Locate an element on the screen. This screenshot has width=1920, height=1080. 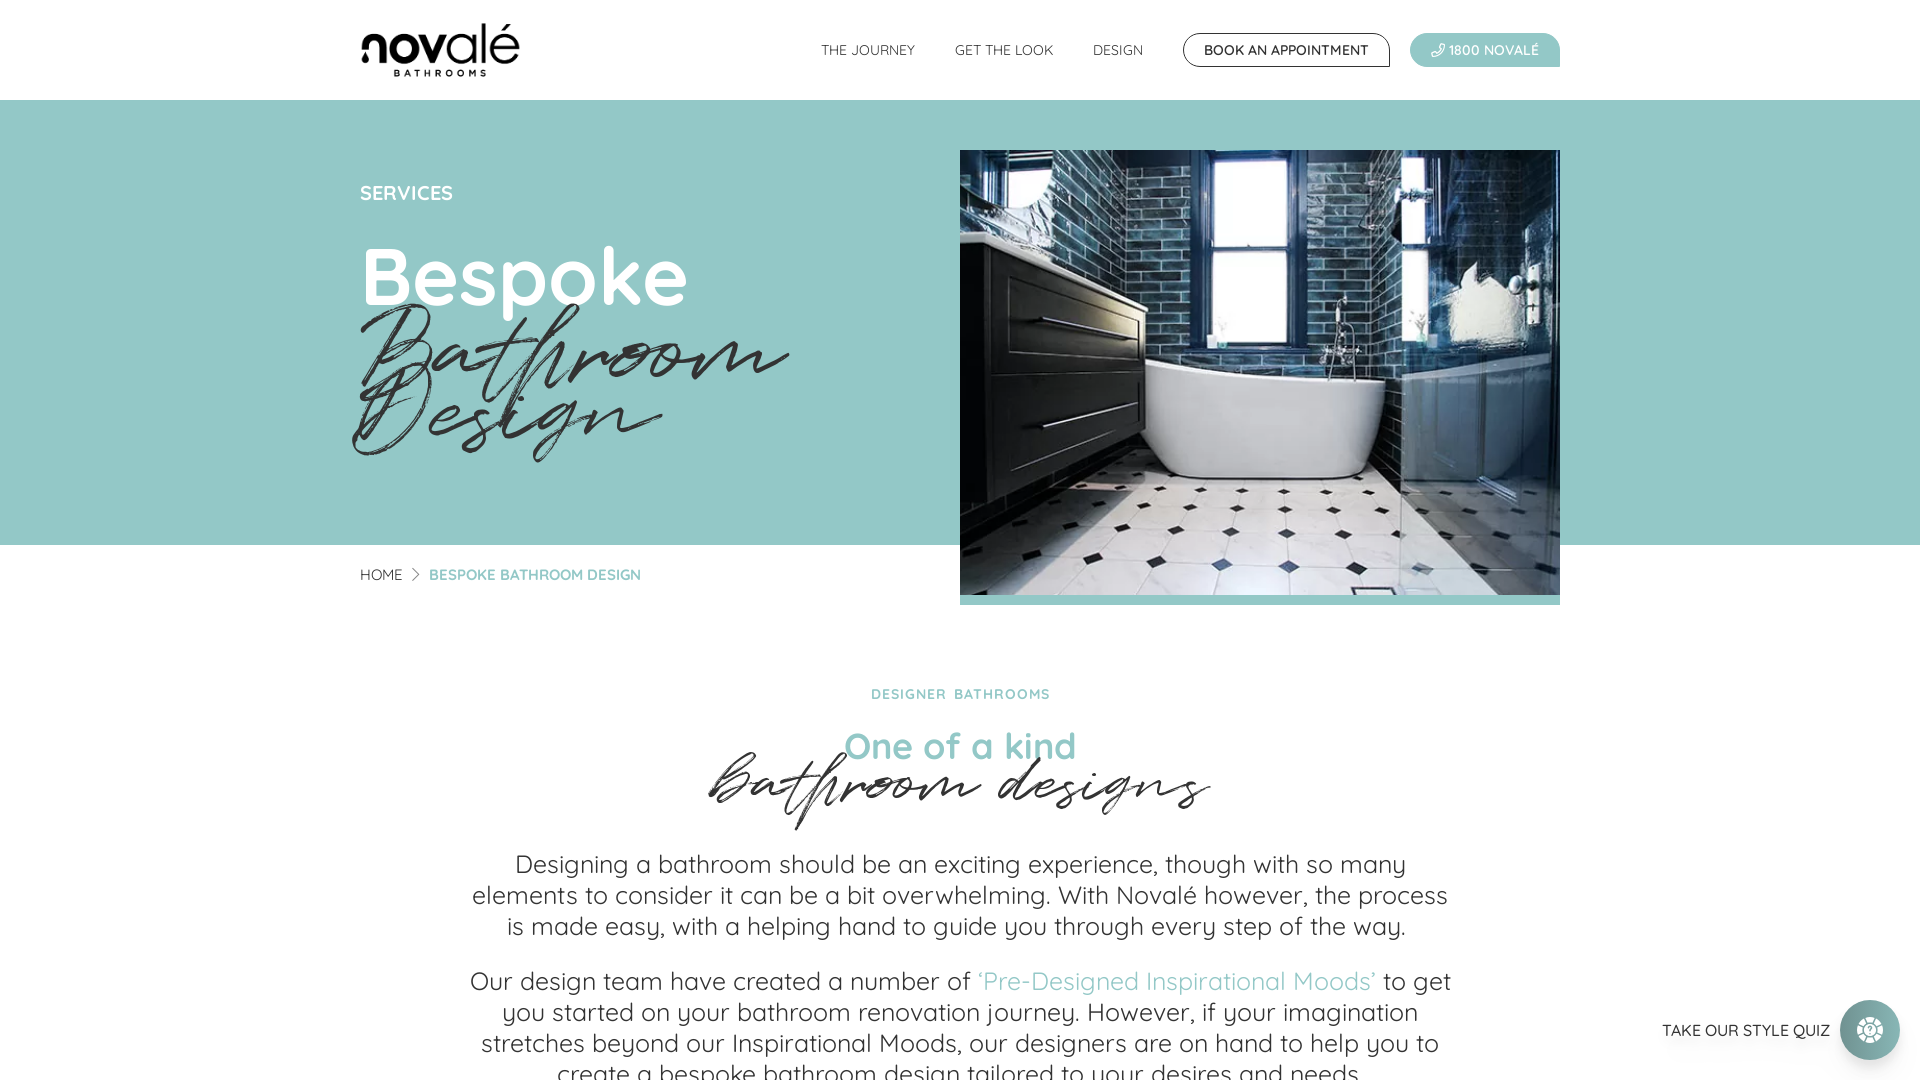
'GET THE LOOK' is located at coordinates (1003, 49).